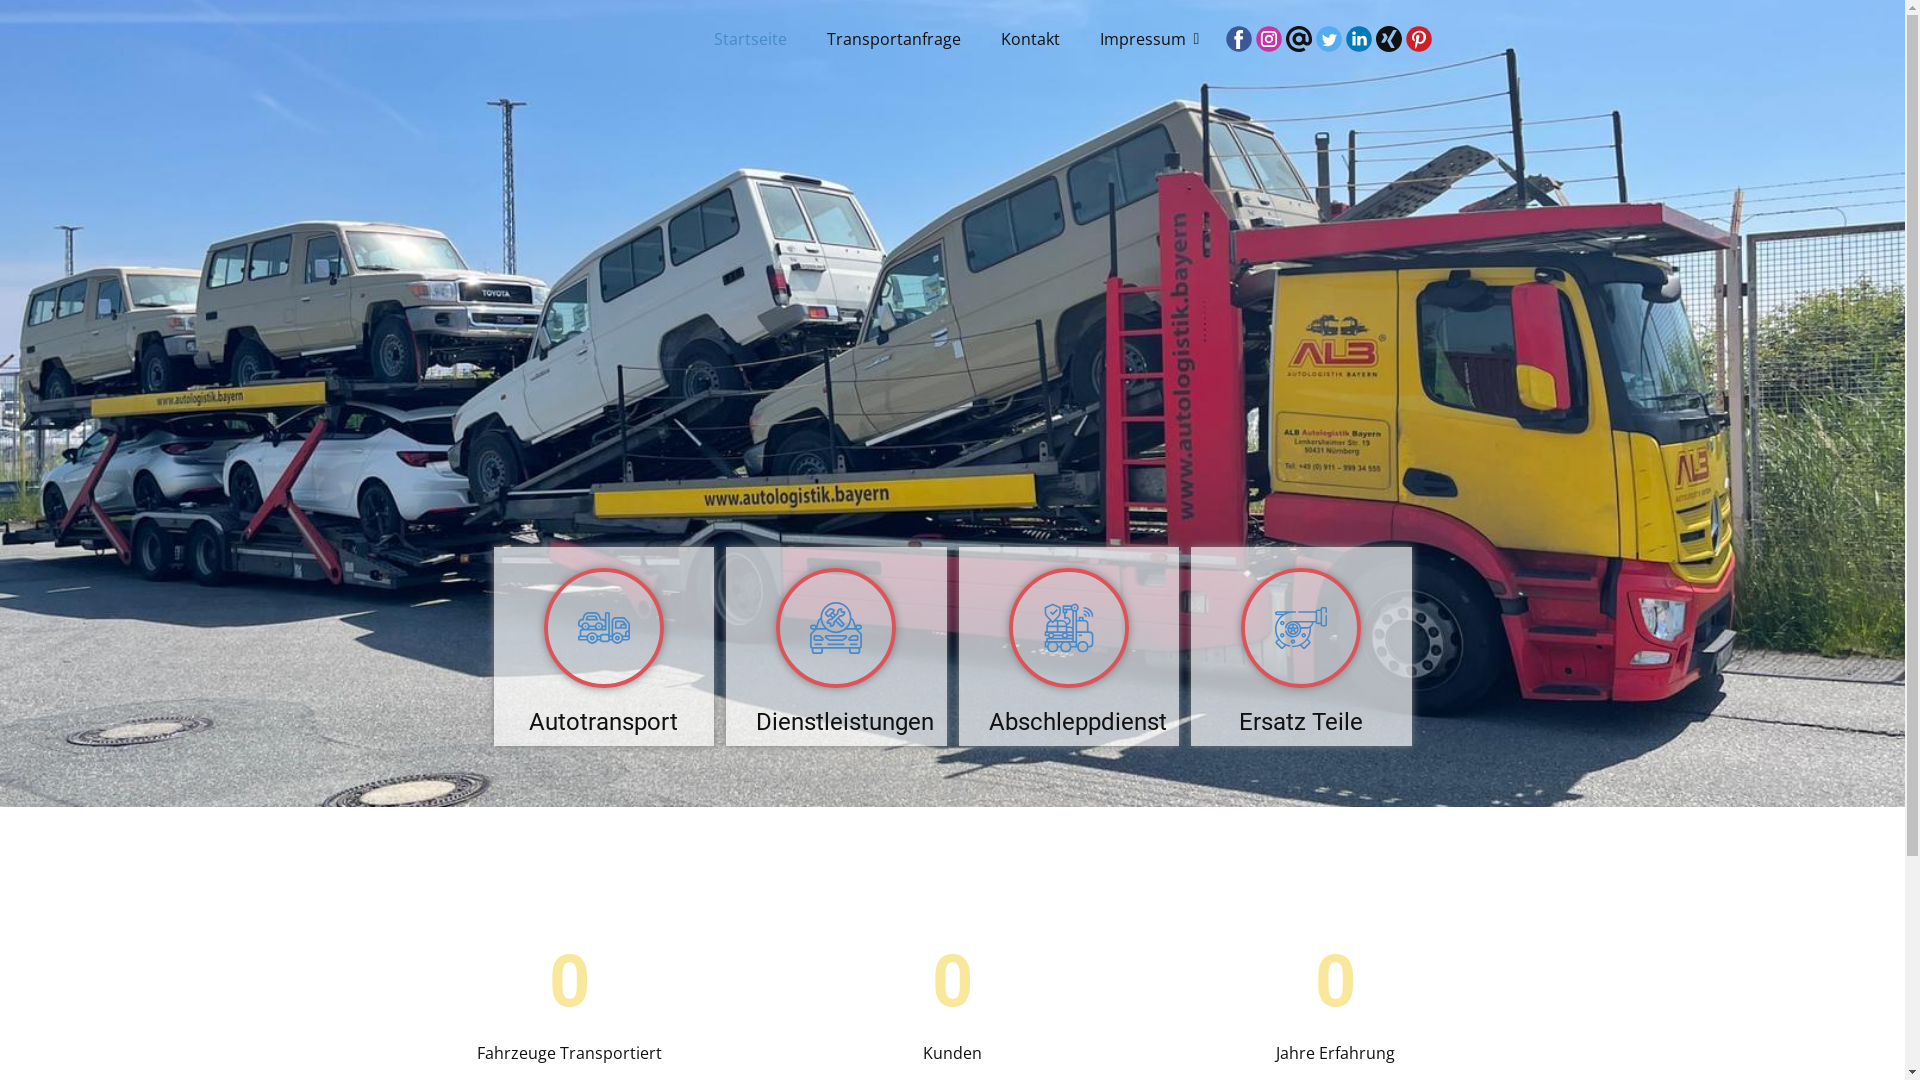 The height and width of the screenshot is (1080, 1920). Describe the element at coordinates (1358, 38) in the screenshot. I see `'LinkedIn'` at that location.